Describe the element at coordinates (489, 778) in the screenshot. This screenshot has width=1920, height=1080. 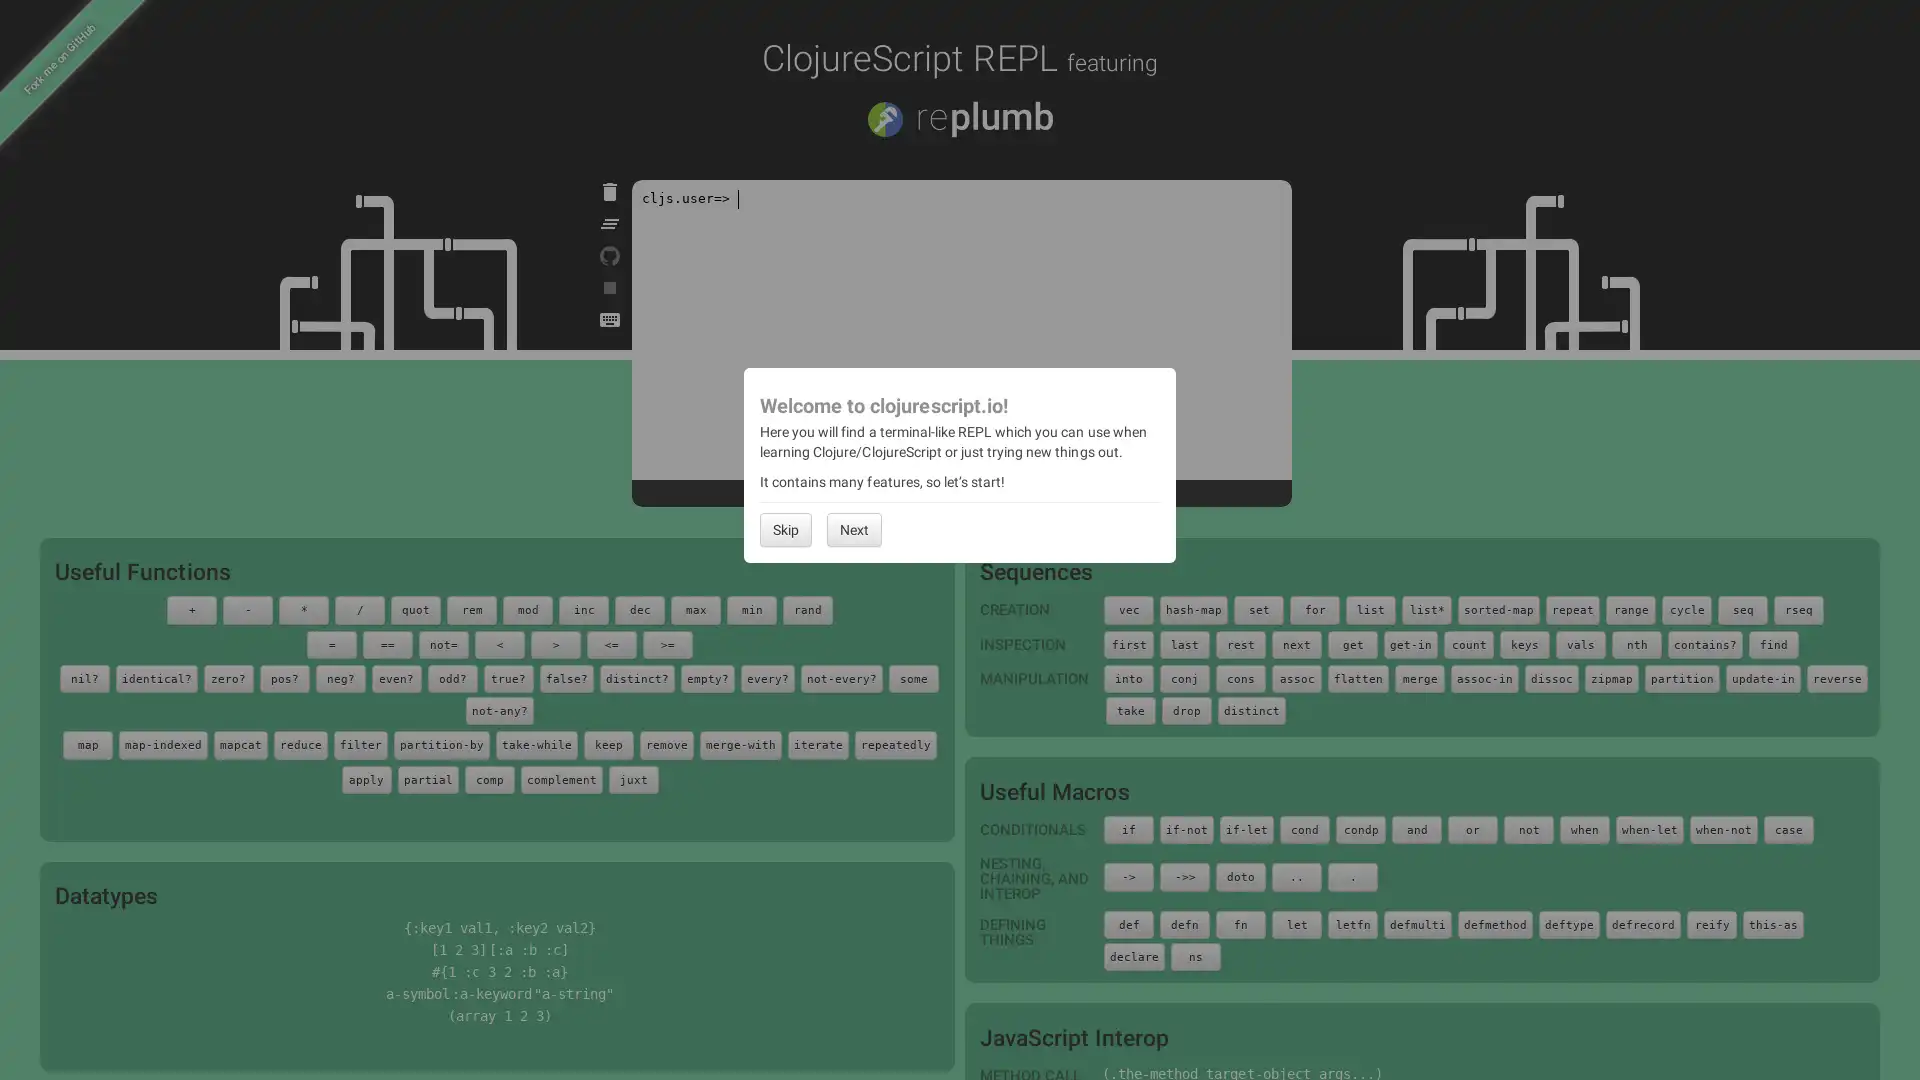
I see `comp` at that location.